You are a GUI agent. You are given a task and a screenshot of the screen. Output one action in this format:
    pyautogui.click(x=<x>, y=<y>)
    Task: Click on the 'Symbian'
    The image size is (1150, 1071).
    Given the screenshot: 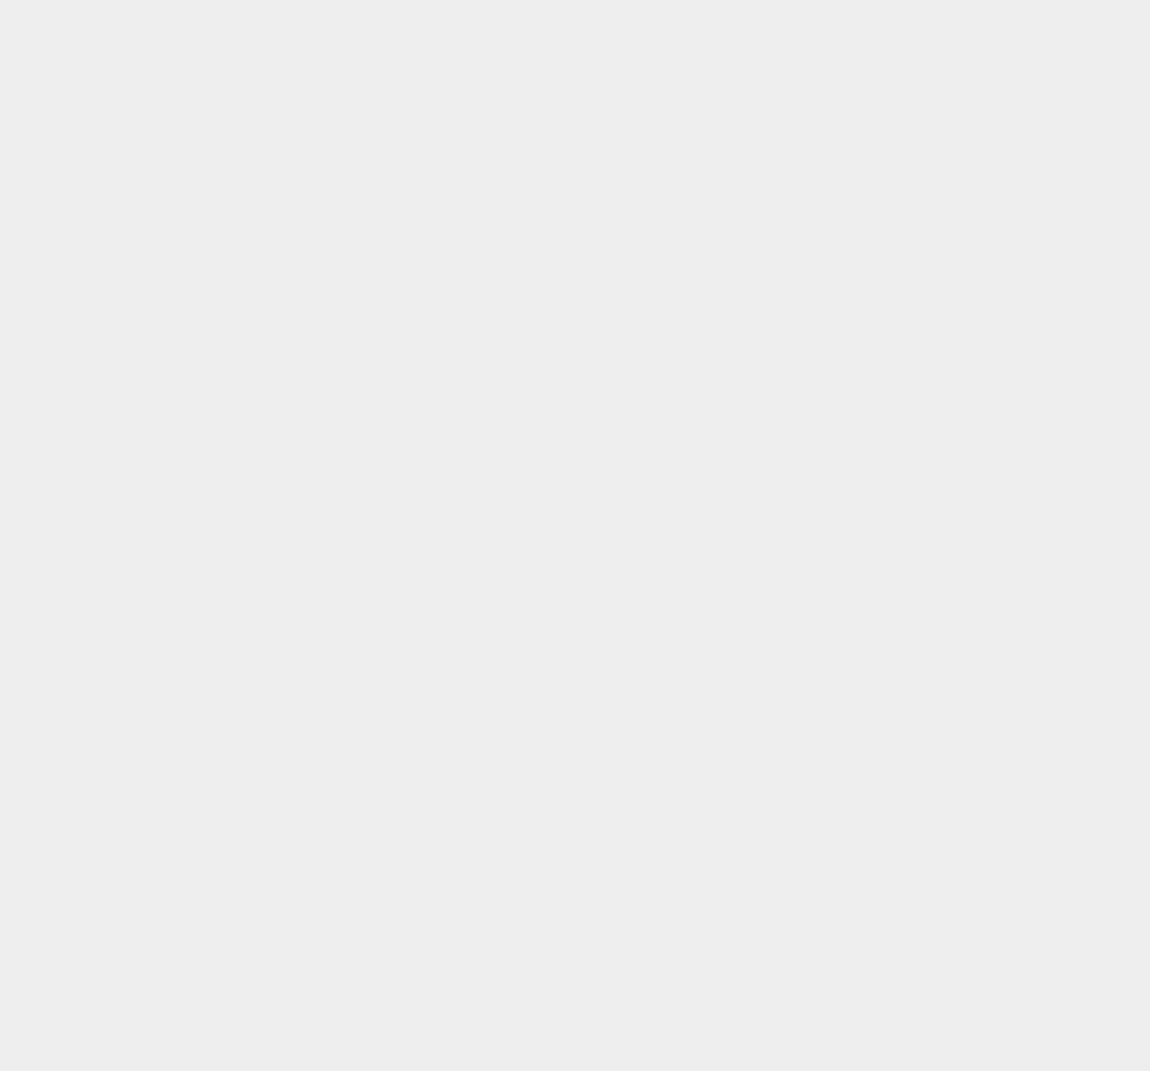 What is the action you would take?
    pyautogui.click(x=838, y=477)
    